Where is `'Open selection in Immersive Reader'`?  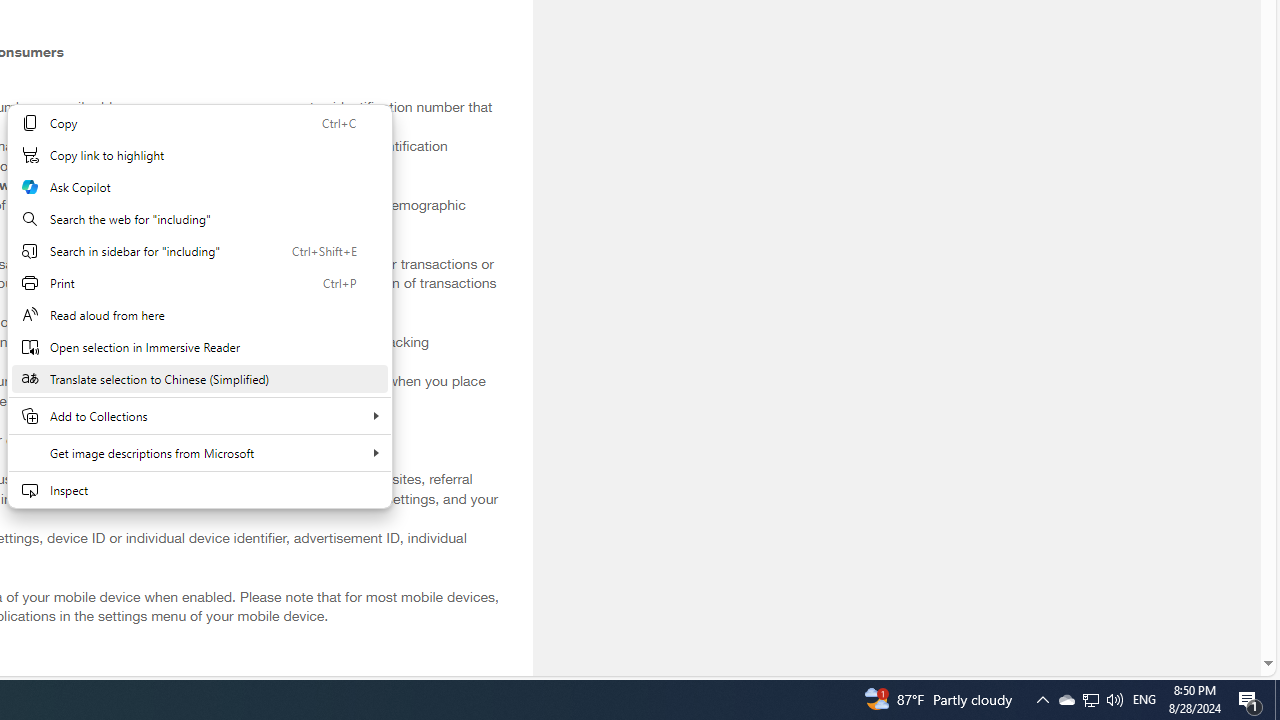 'Open selection in Immersive Reader' is located at coordinates (199, 346).